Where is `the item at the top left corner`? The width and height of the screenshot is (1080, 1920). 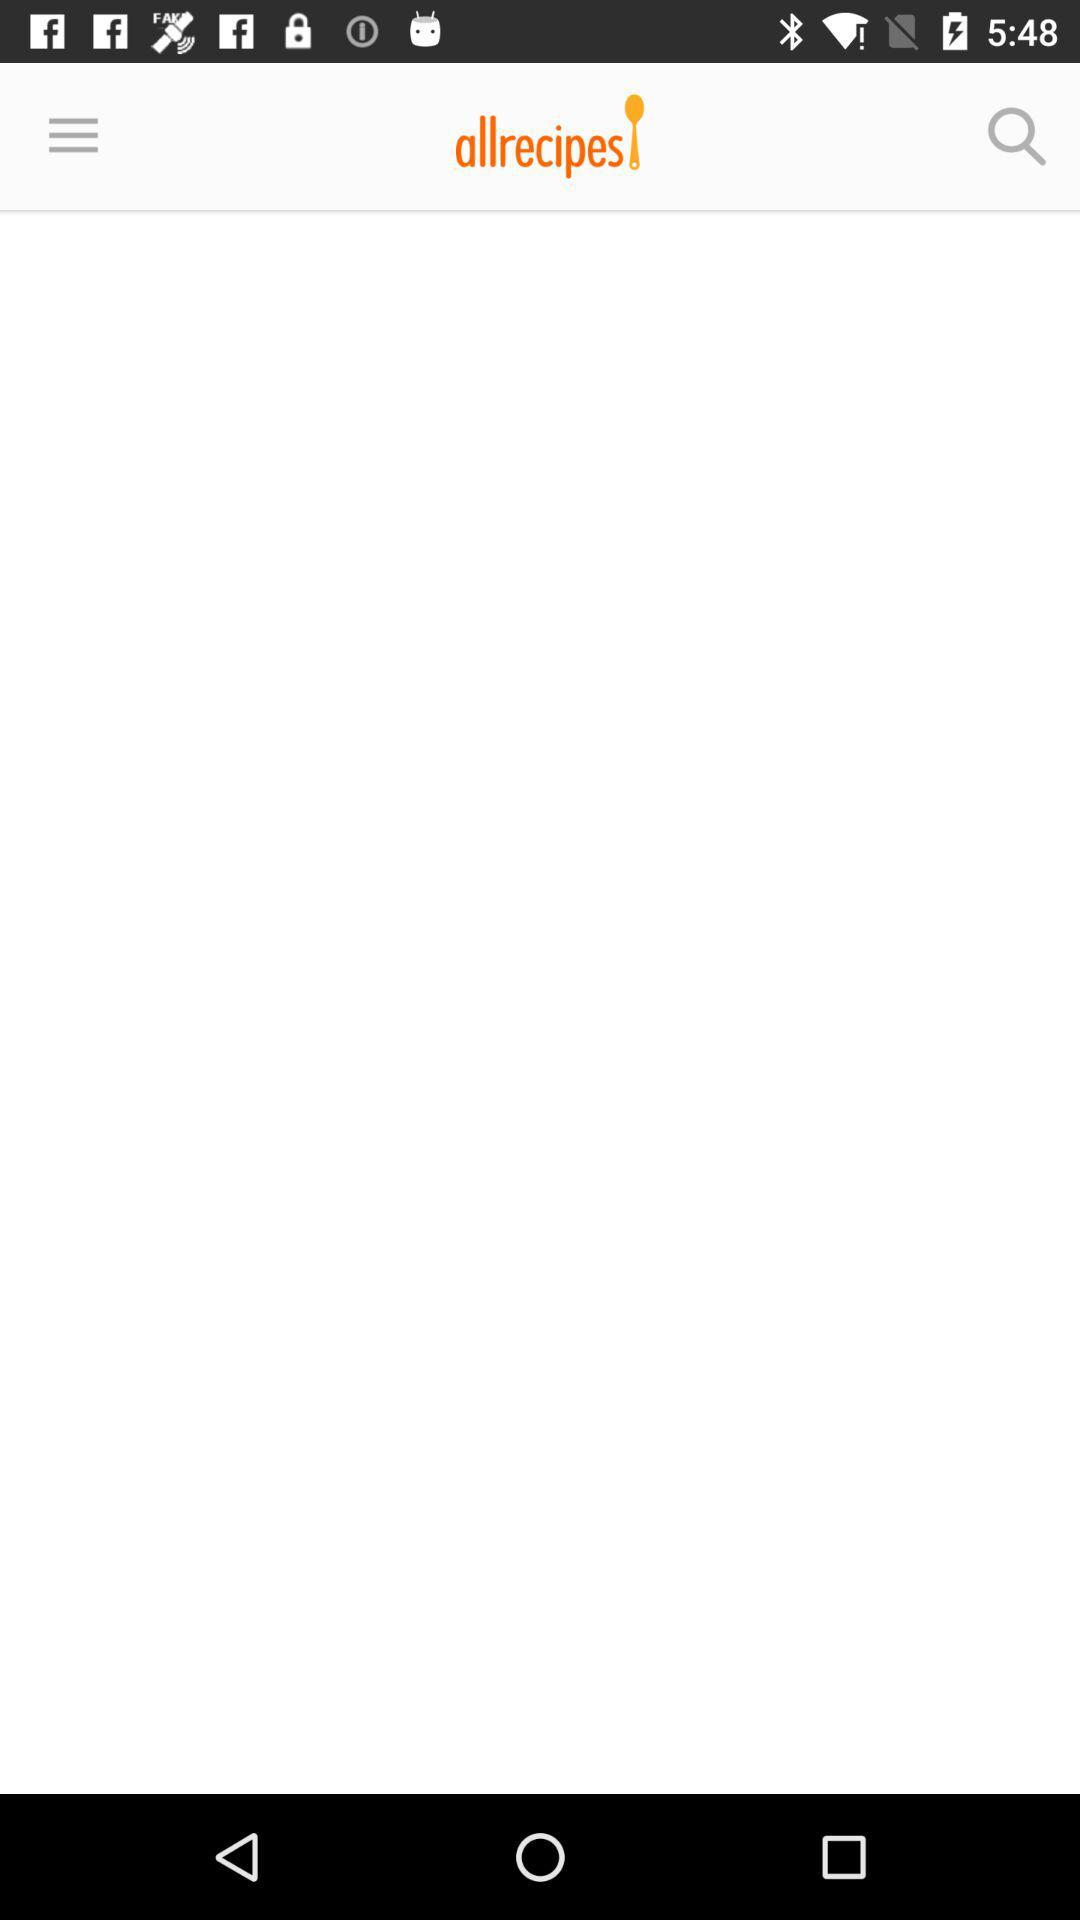 the item at the top left corner is located at coordinates (72, 135).